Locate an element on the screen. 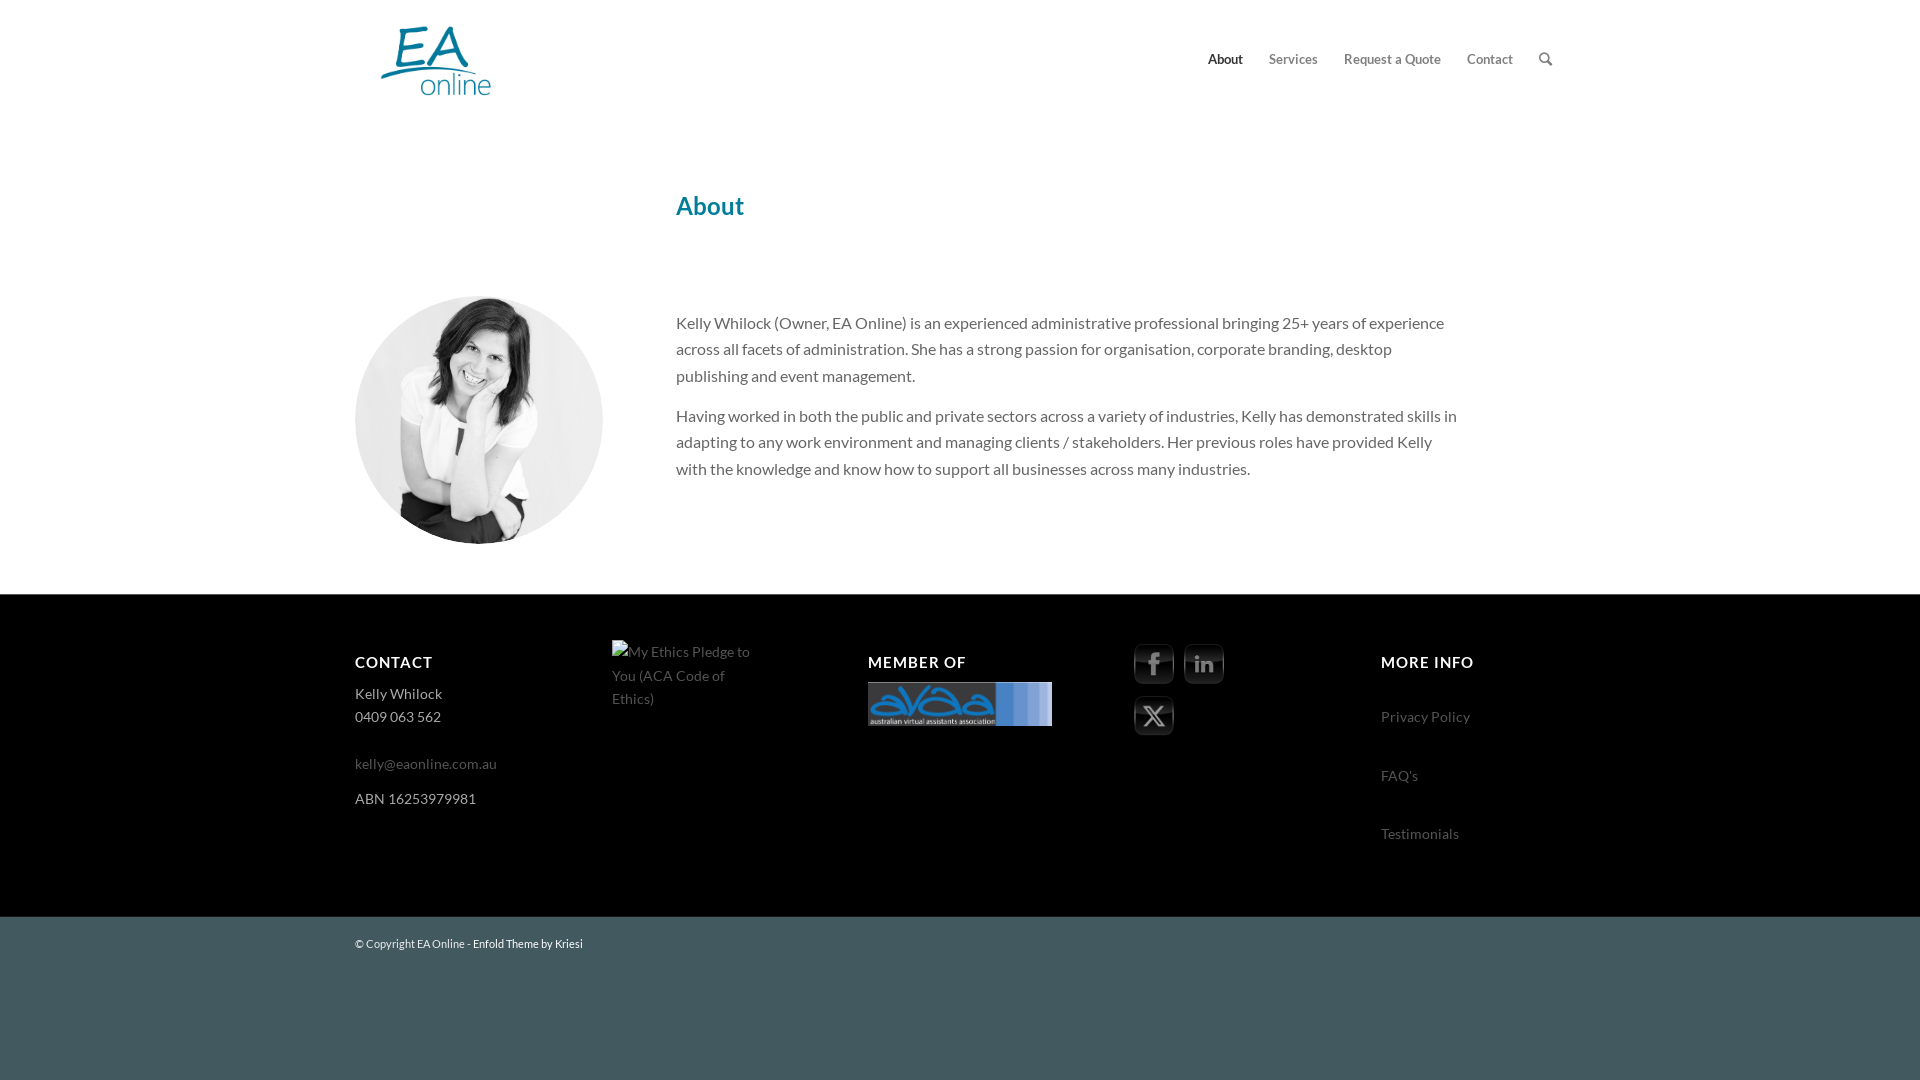 The width and height of the screenshot is (1920, 1080). 'Services' is located at coordinates (1255, 57).